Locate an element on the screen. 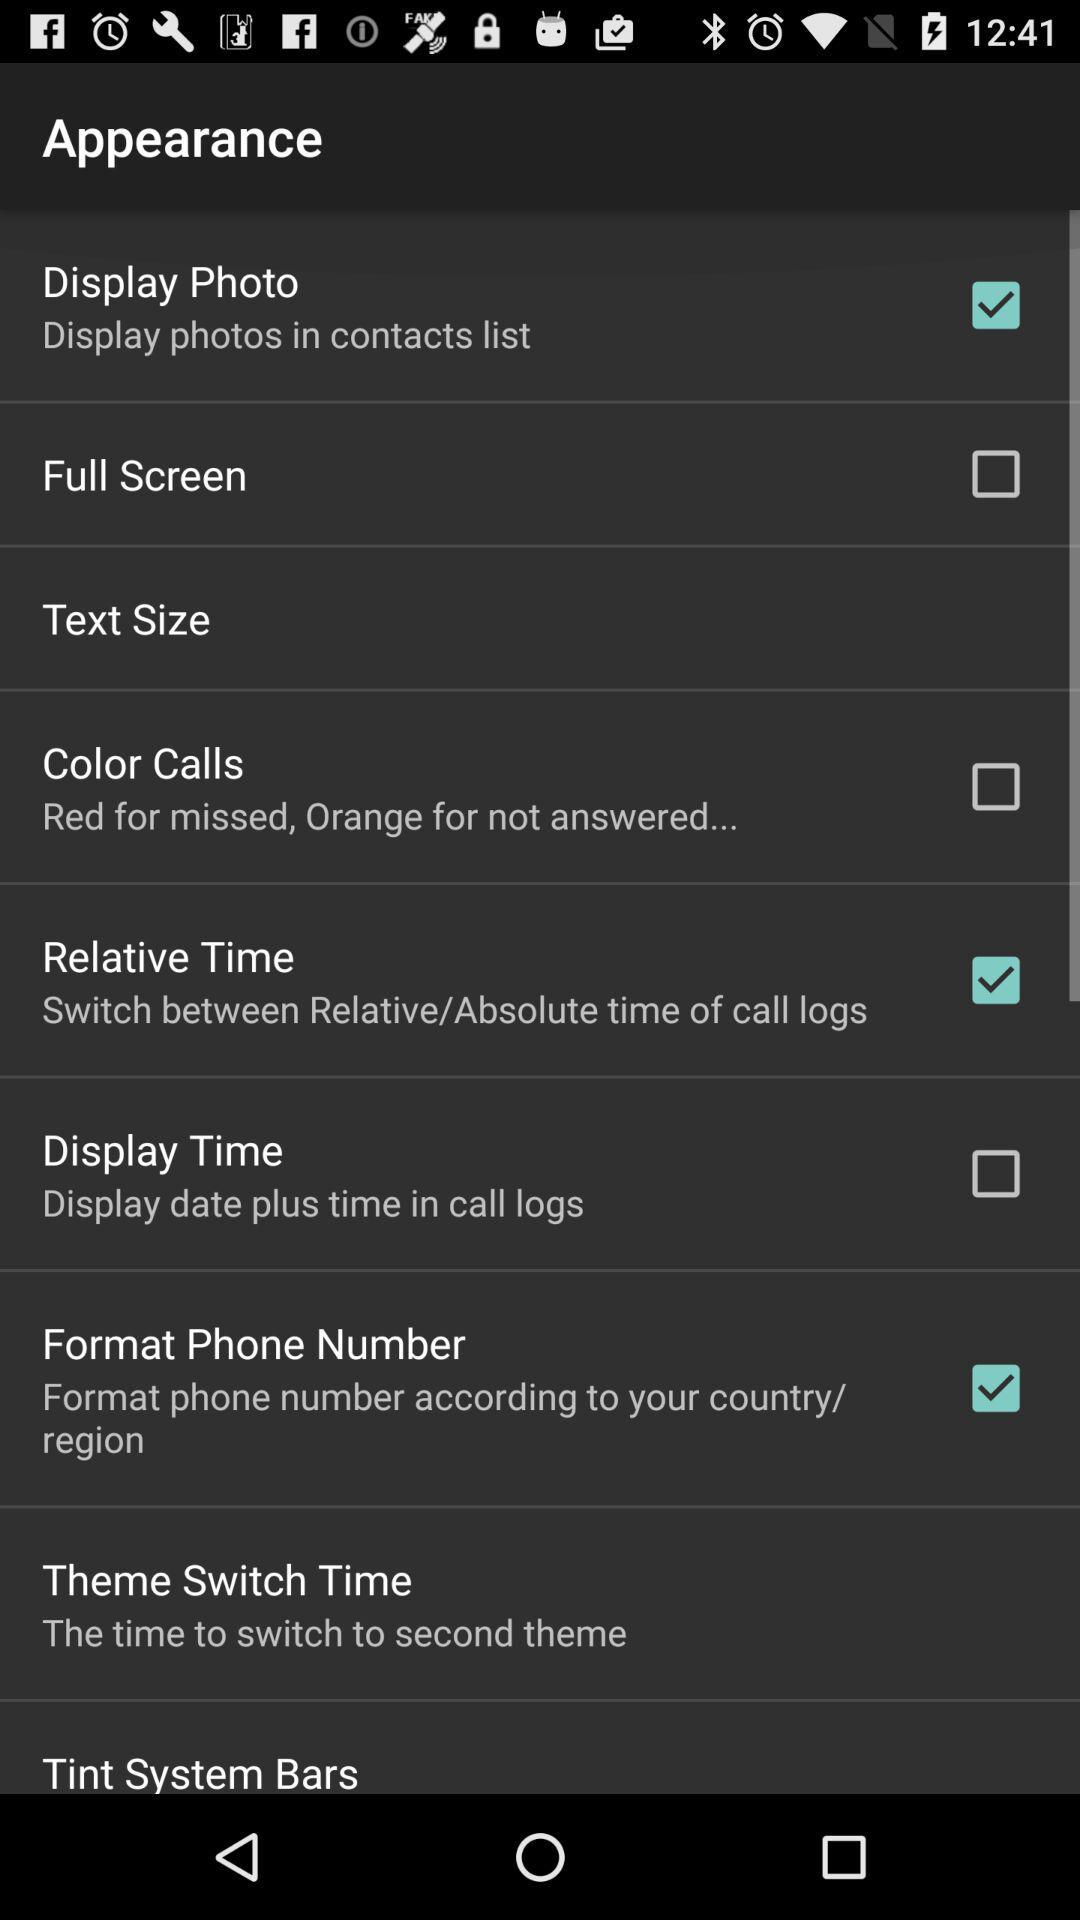  app above color calls icon is located at coordinates (126, 616).